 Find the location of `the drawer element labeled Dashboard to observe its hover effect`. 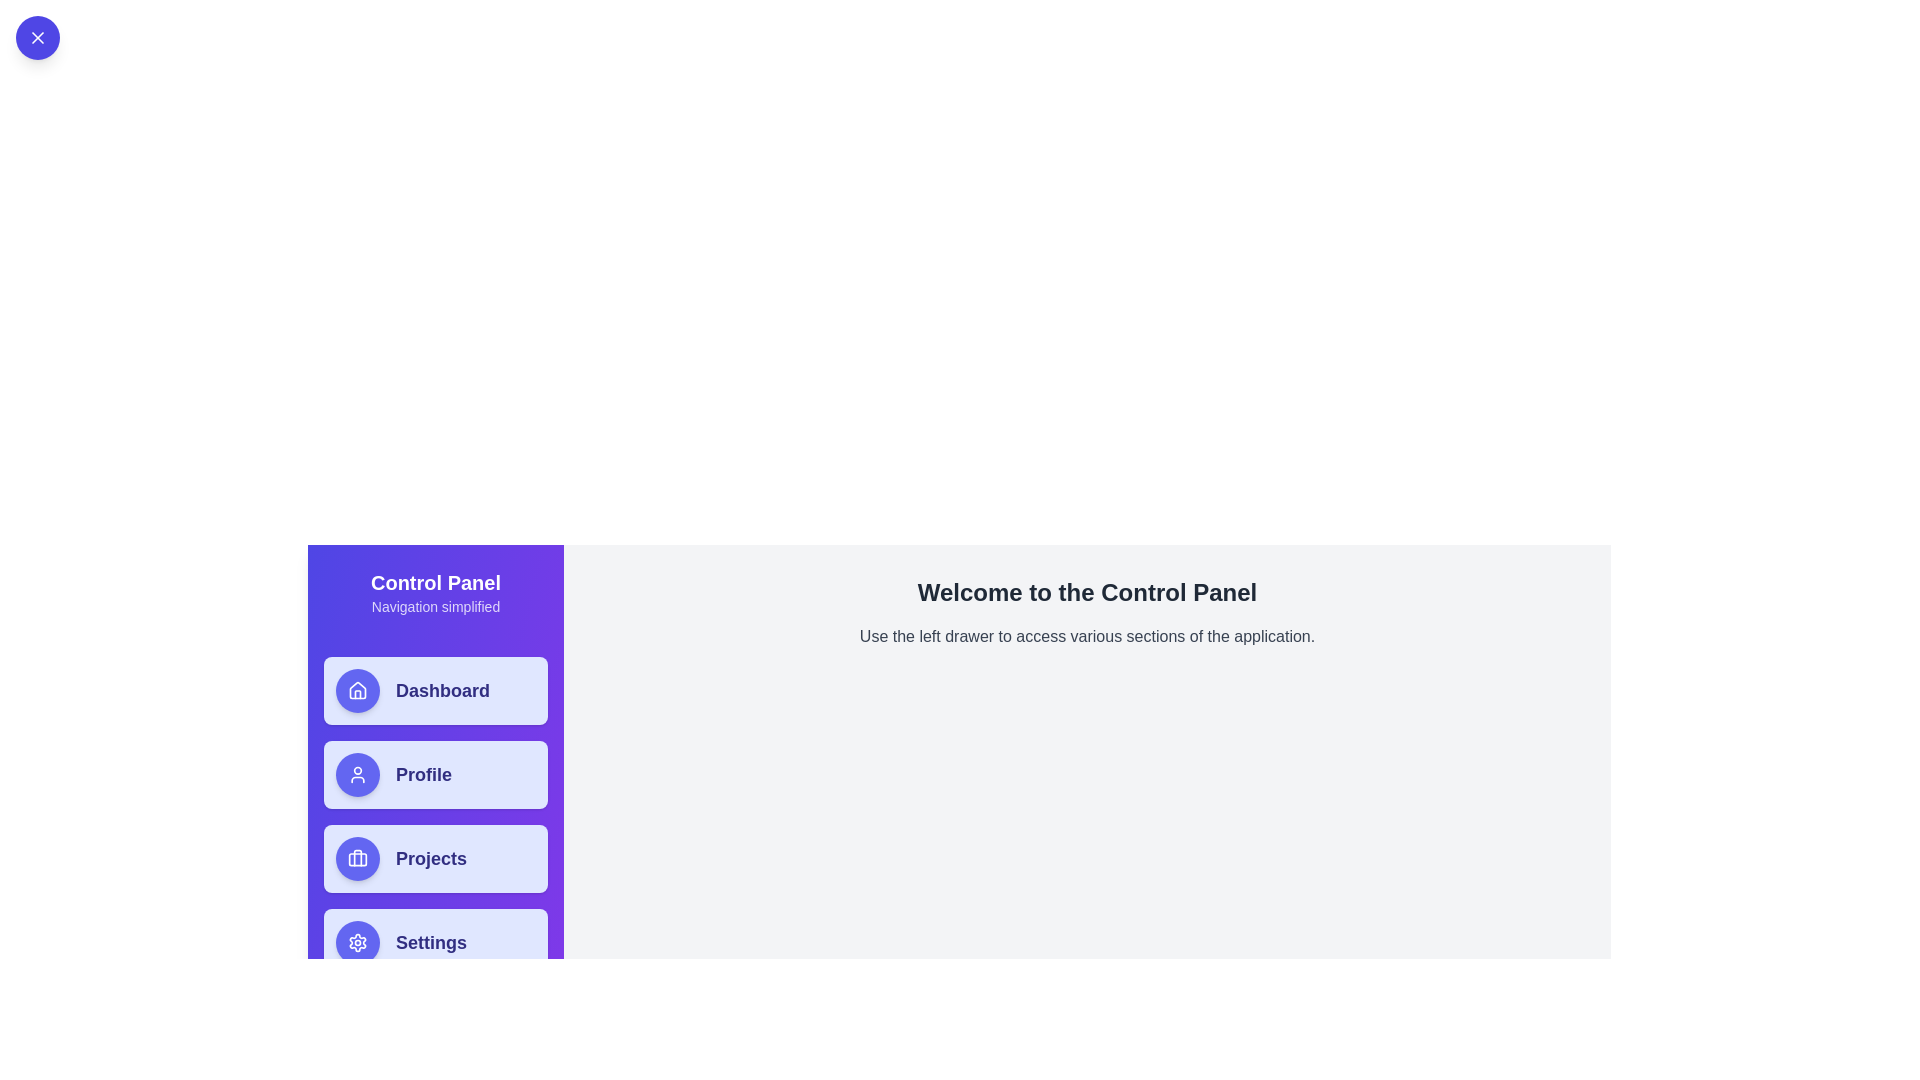

the drawer element labeled Dashboard to observe its hover effect is located at coordinates (435, 689).